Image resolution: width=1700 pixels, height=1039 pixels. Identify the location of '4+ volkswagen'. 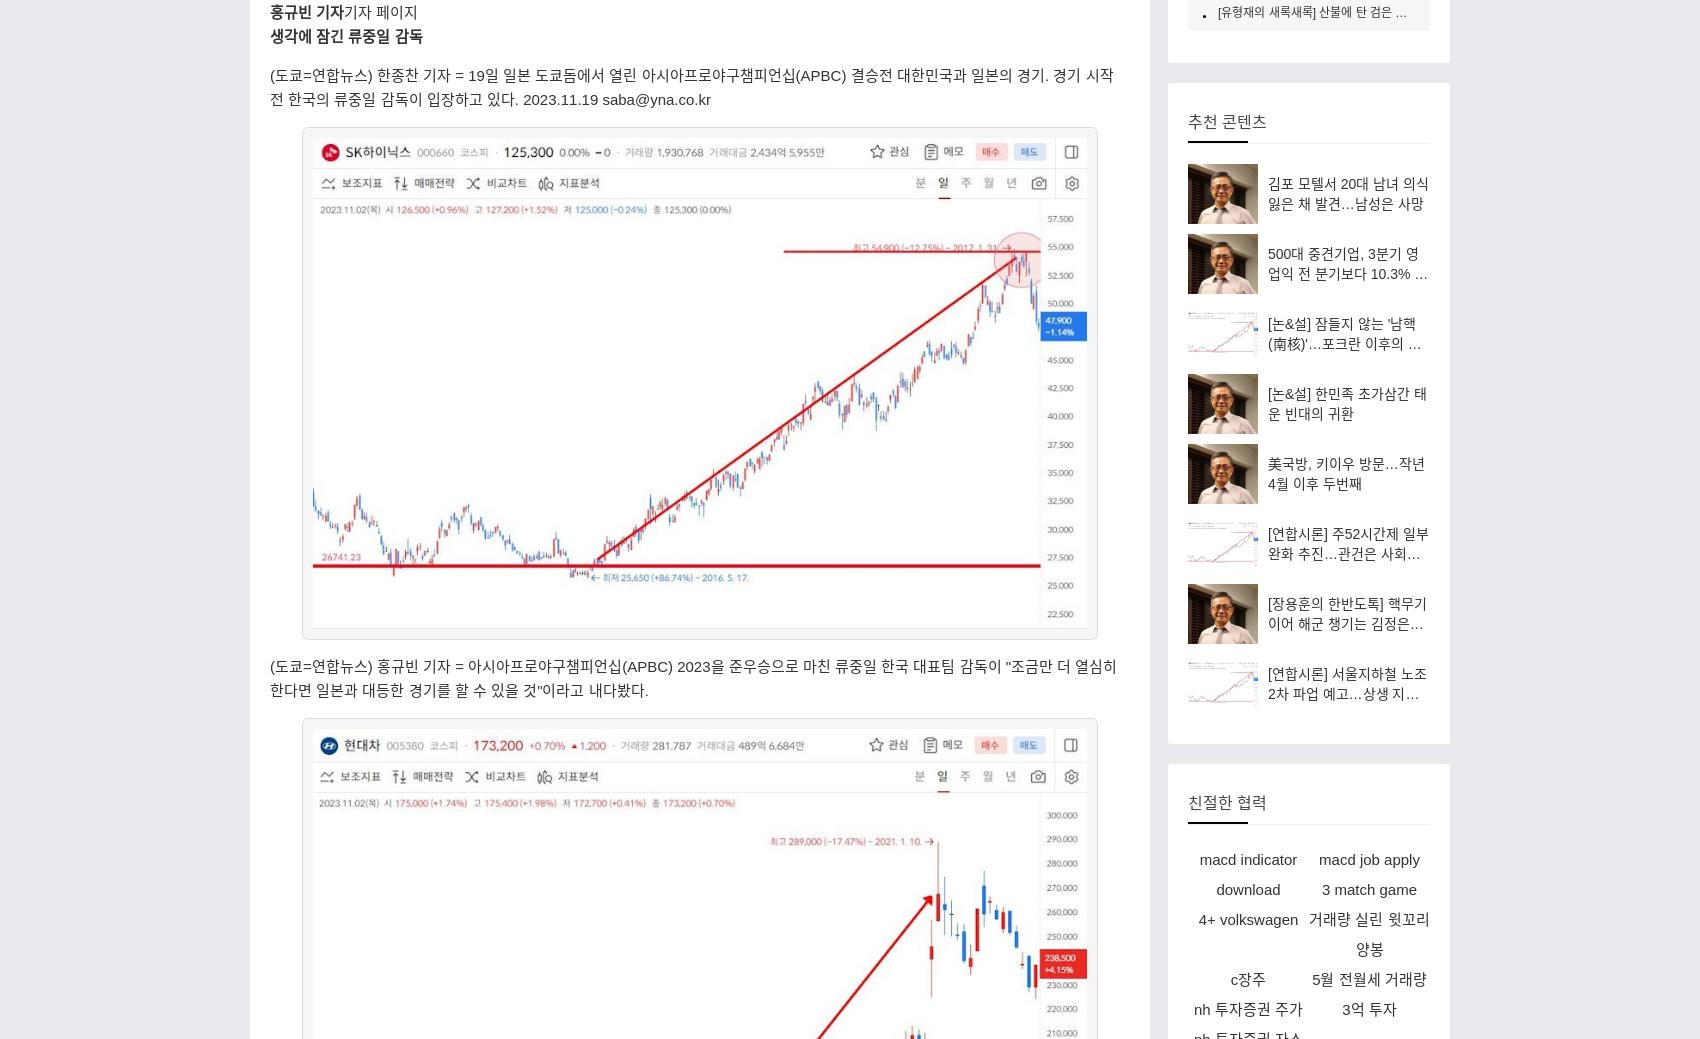
(1196, 918).